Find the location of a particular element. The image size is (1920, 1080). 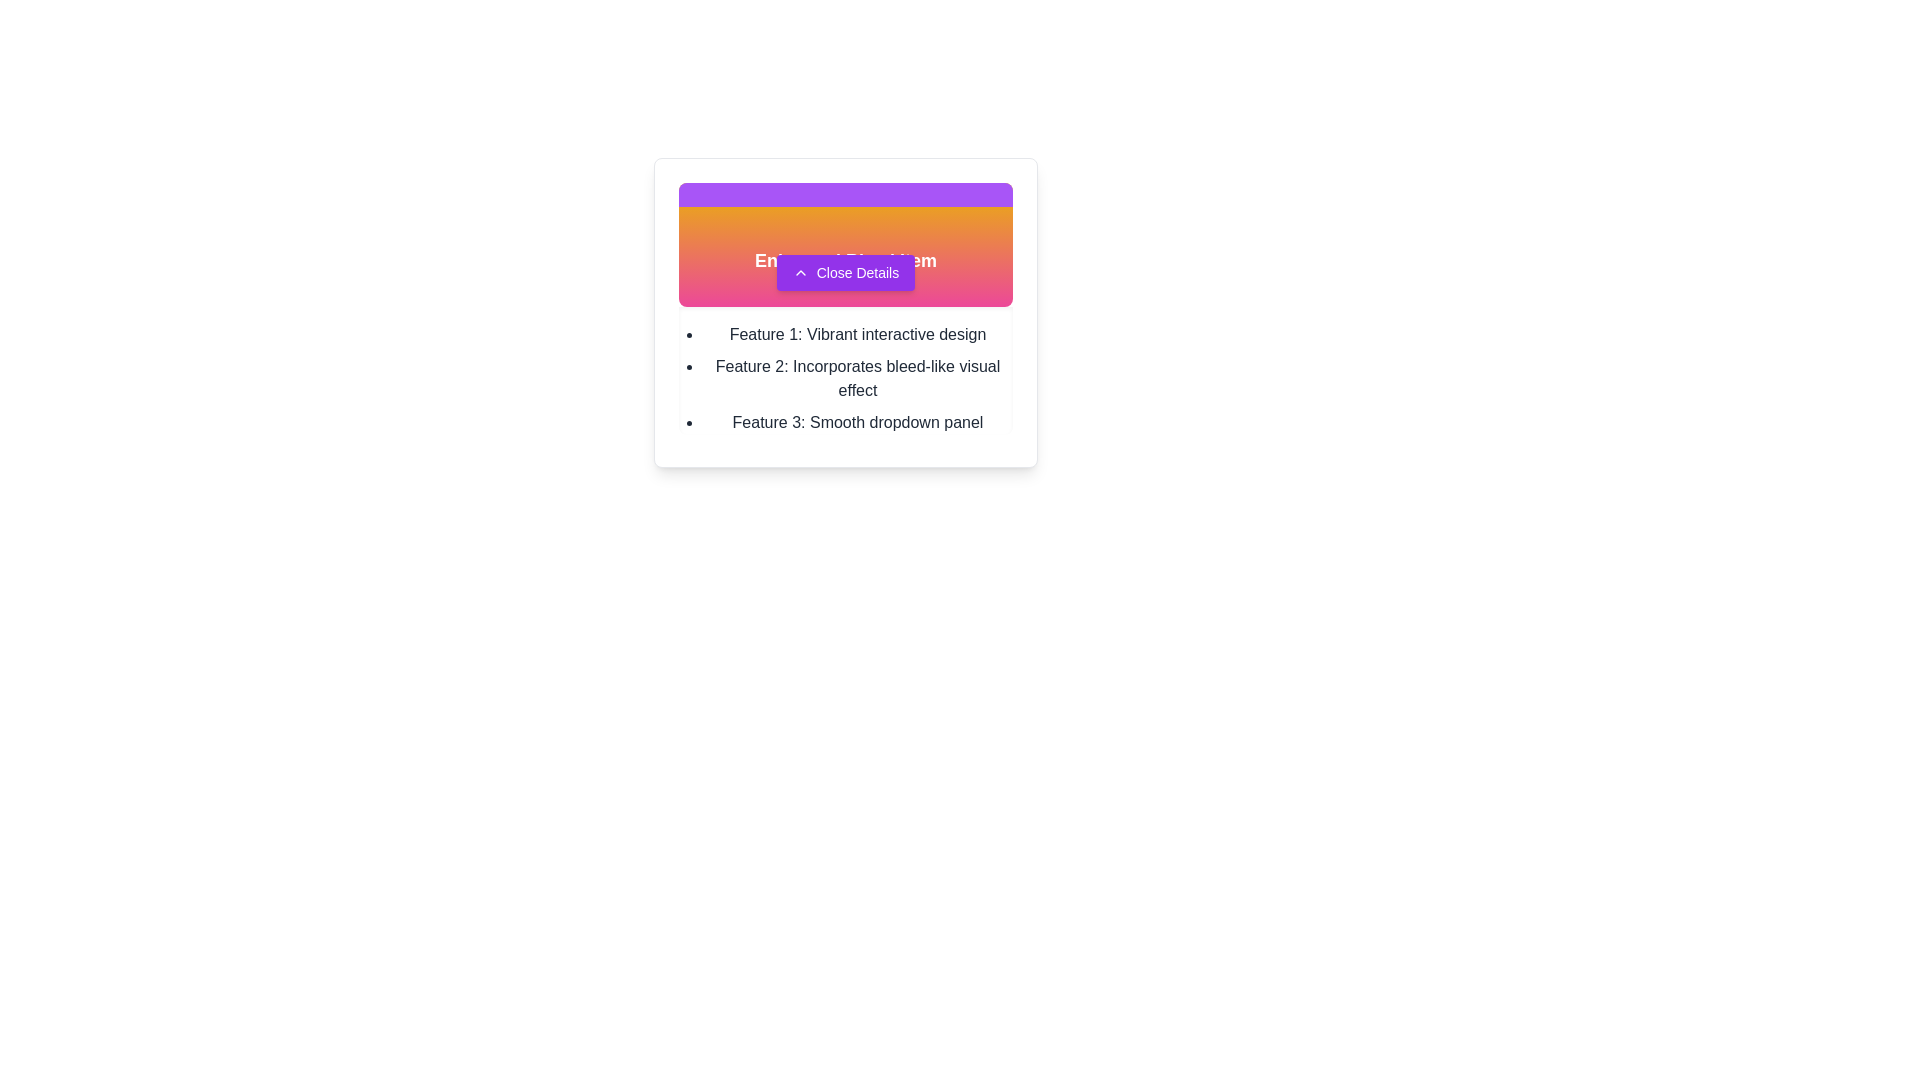

the 'Close Details' button in the 'Enhanced Bleed Item' component is located at coordinates (845, 244).